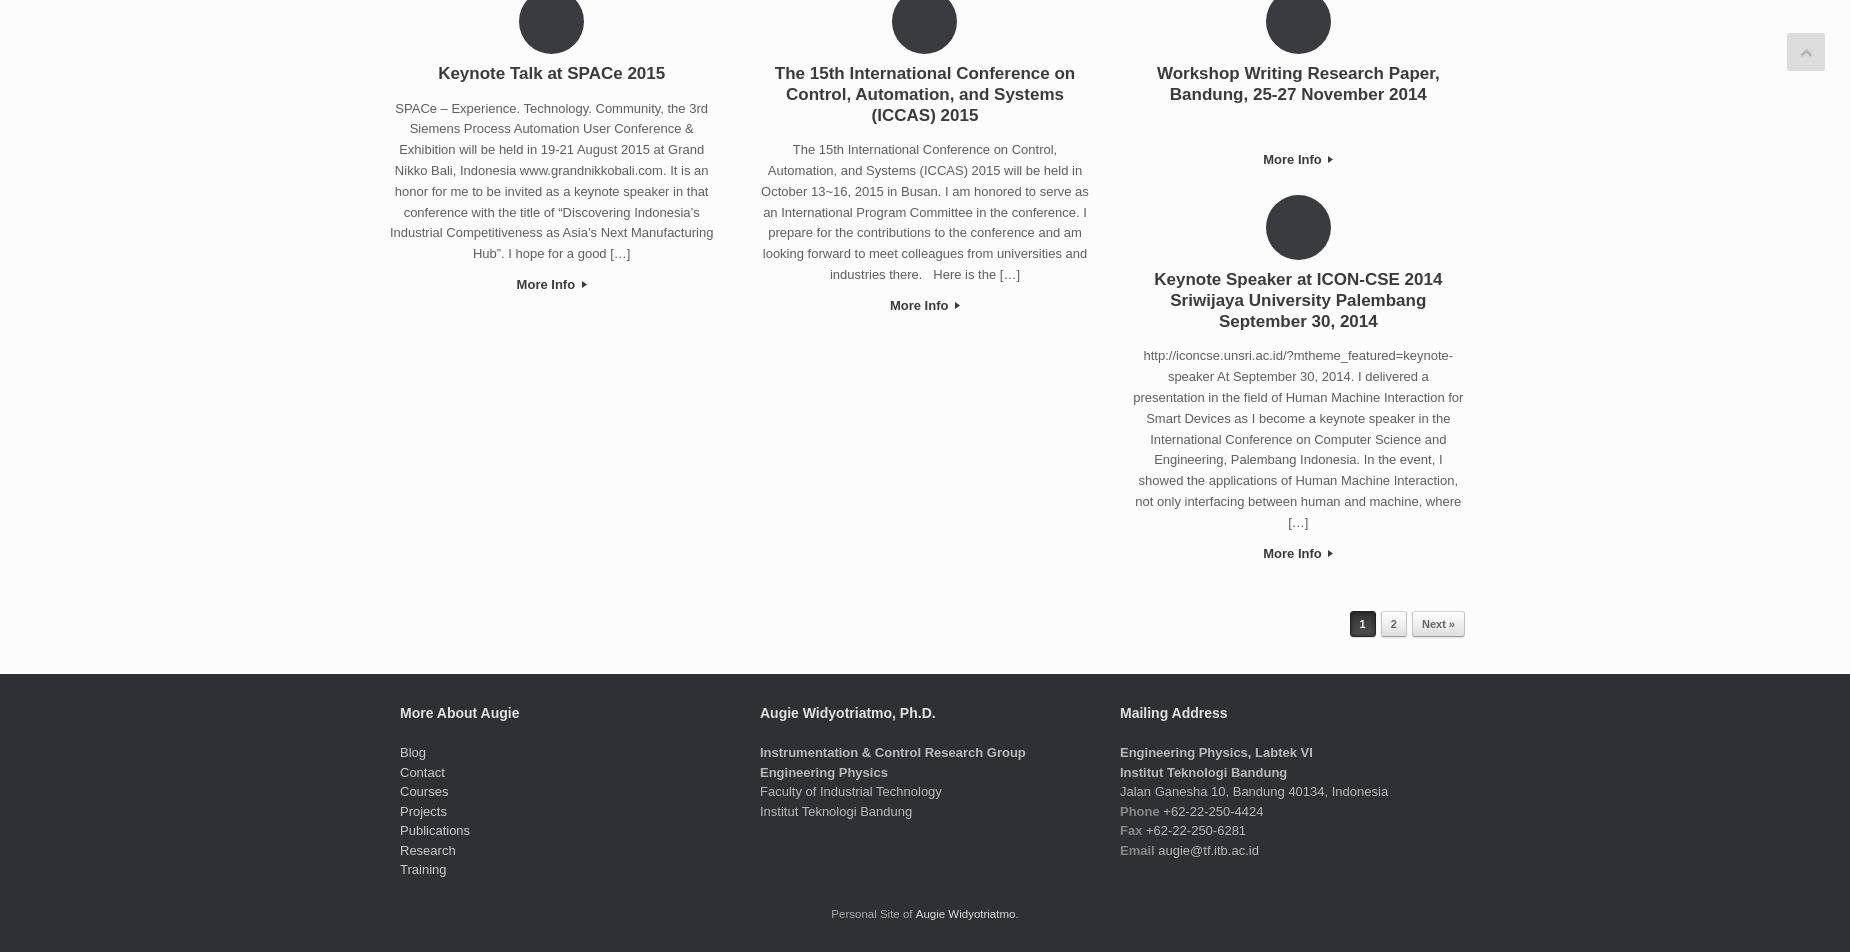  What do you see at coordinates (551, 73) in the screenshot?
I see `'Keynote Talk at SPACe 2015'` at bounding box center [551, 73].